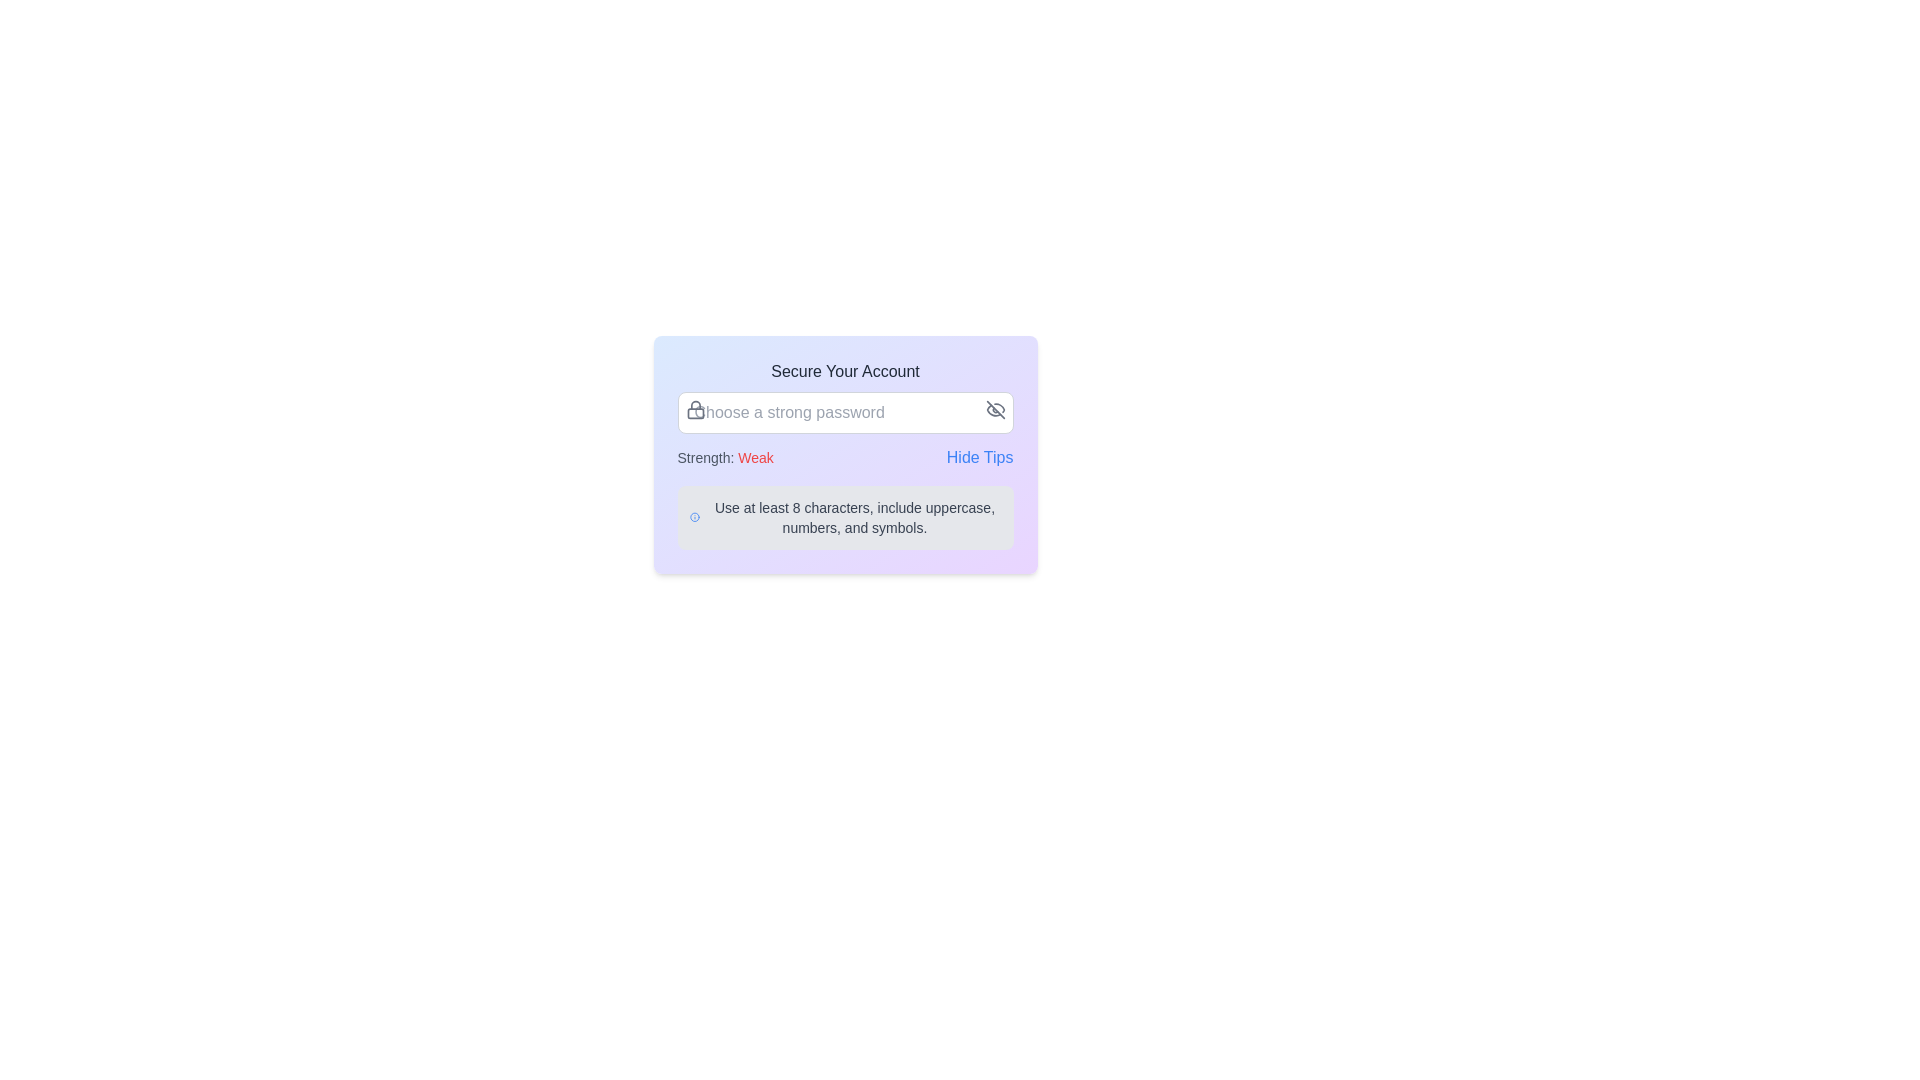 The height and width of the screenshot is (1080, 1920). What do you see at coordinates (695, 412) in the screenshot?
I see `the decorative SVG element that represents the rectangular base of the lock icon, located to the left of the 'Choose a strong password' input field` at bounding box center [695, 412].